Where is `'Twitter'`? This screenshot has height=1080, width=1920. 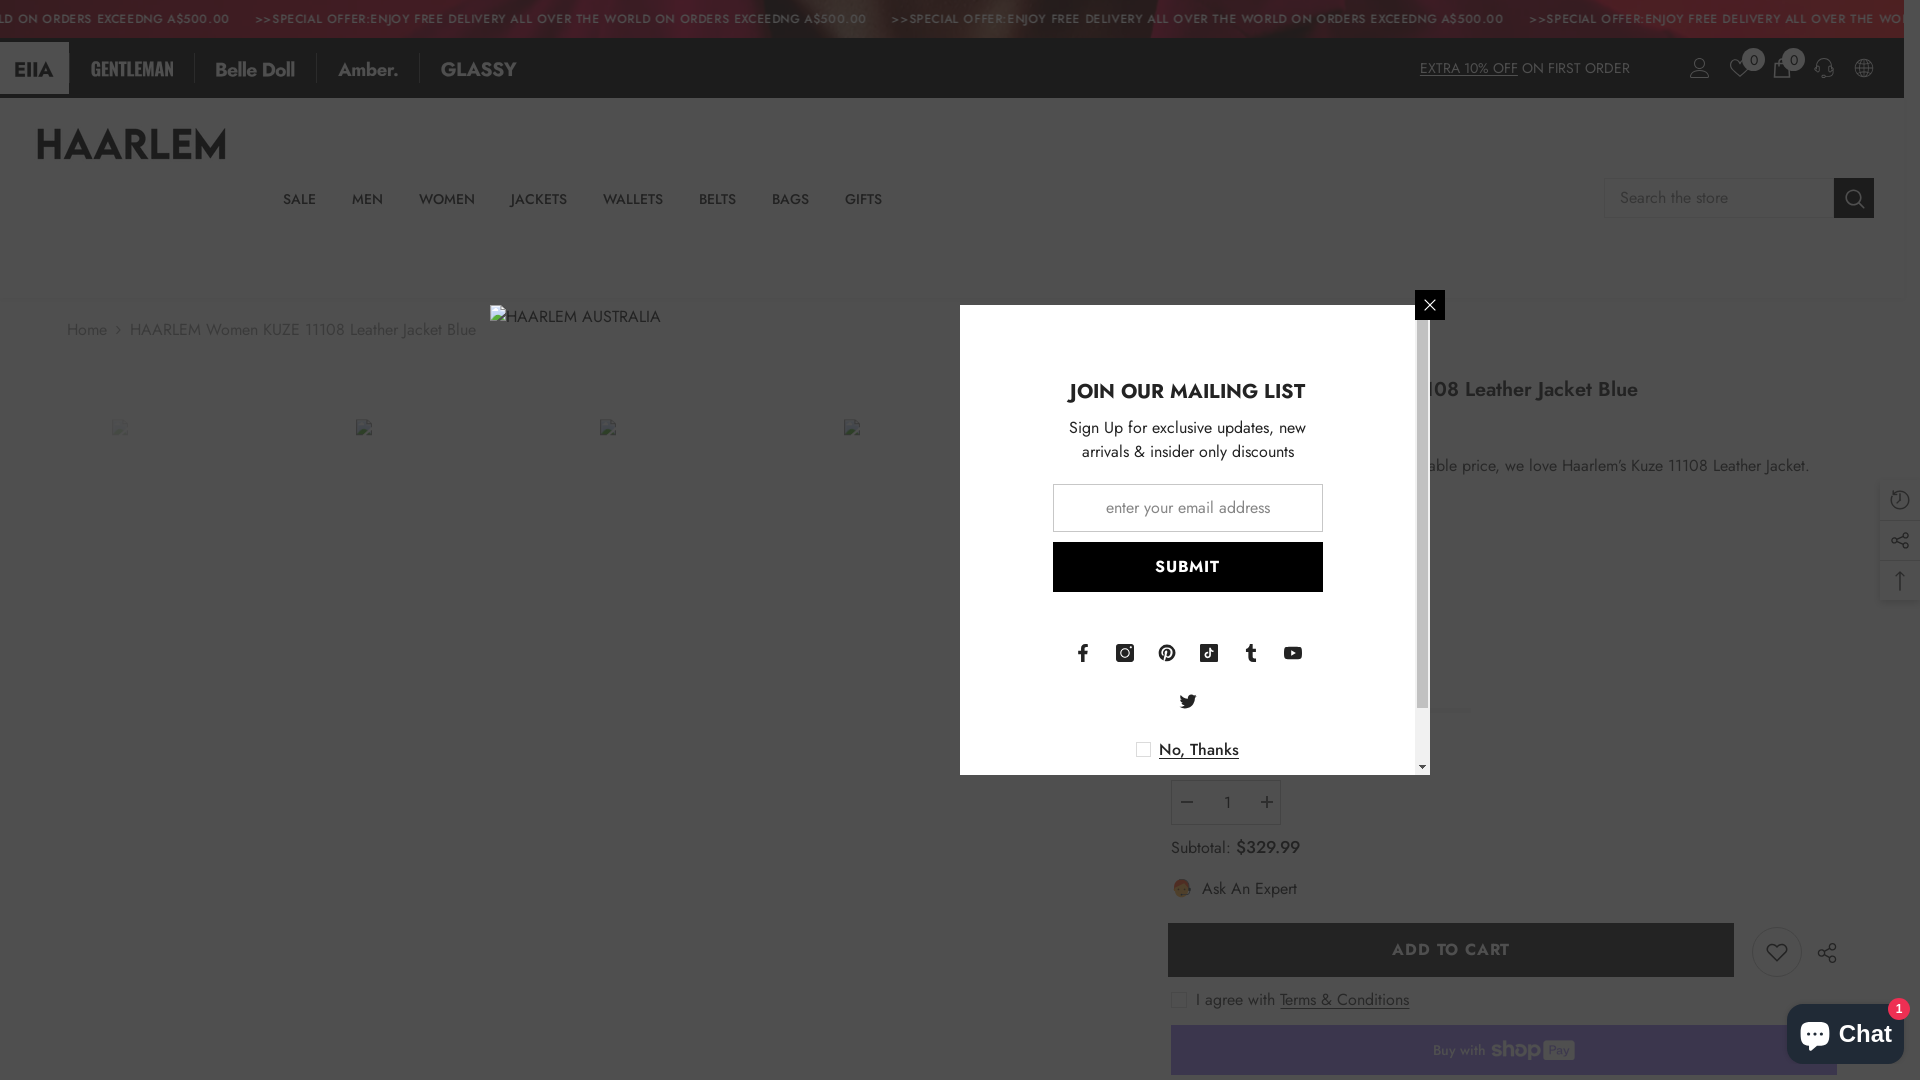
'Twitter' is located at coordinates (1186, 700).